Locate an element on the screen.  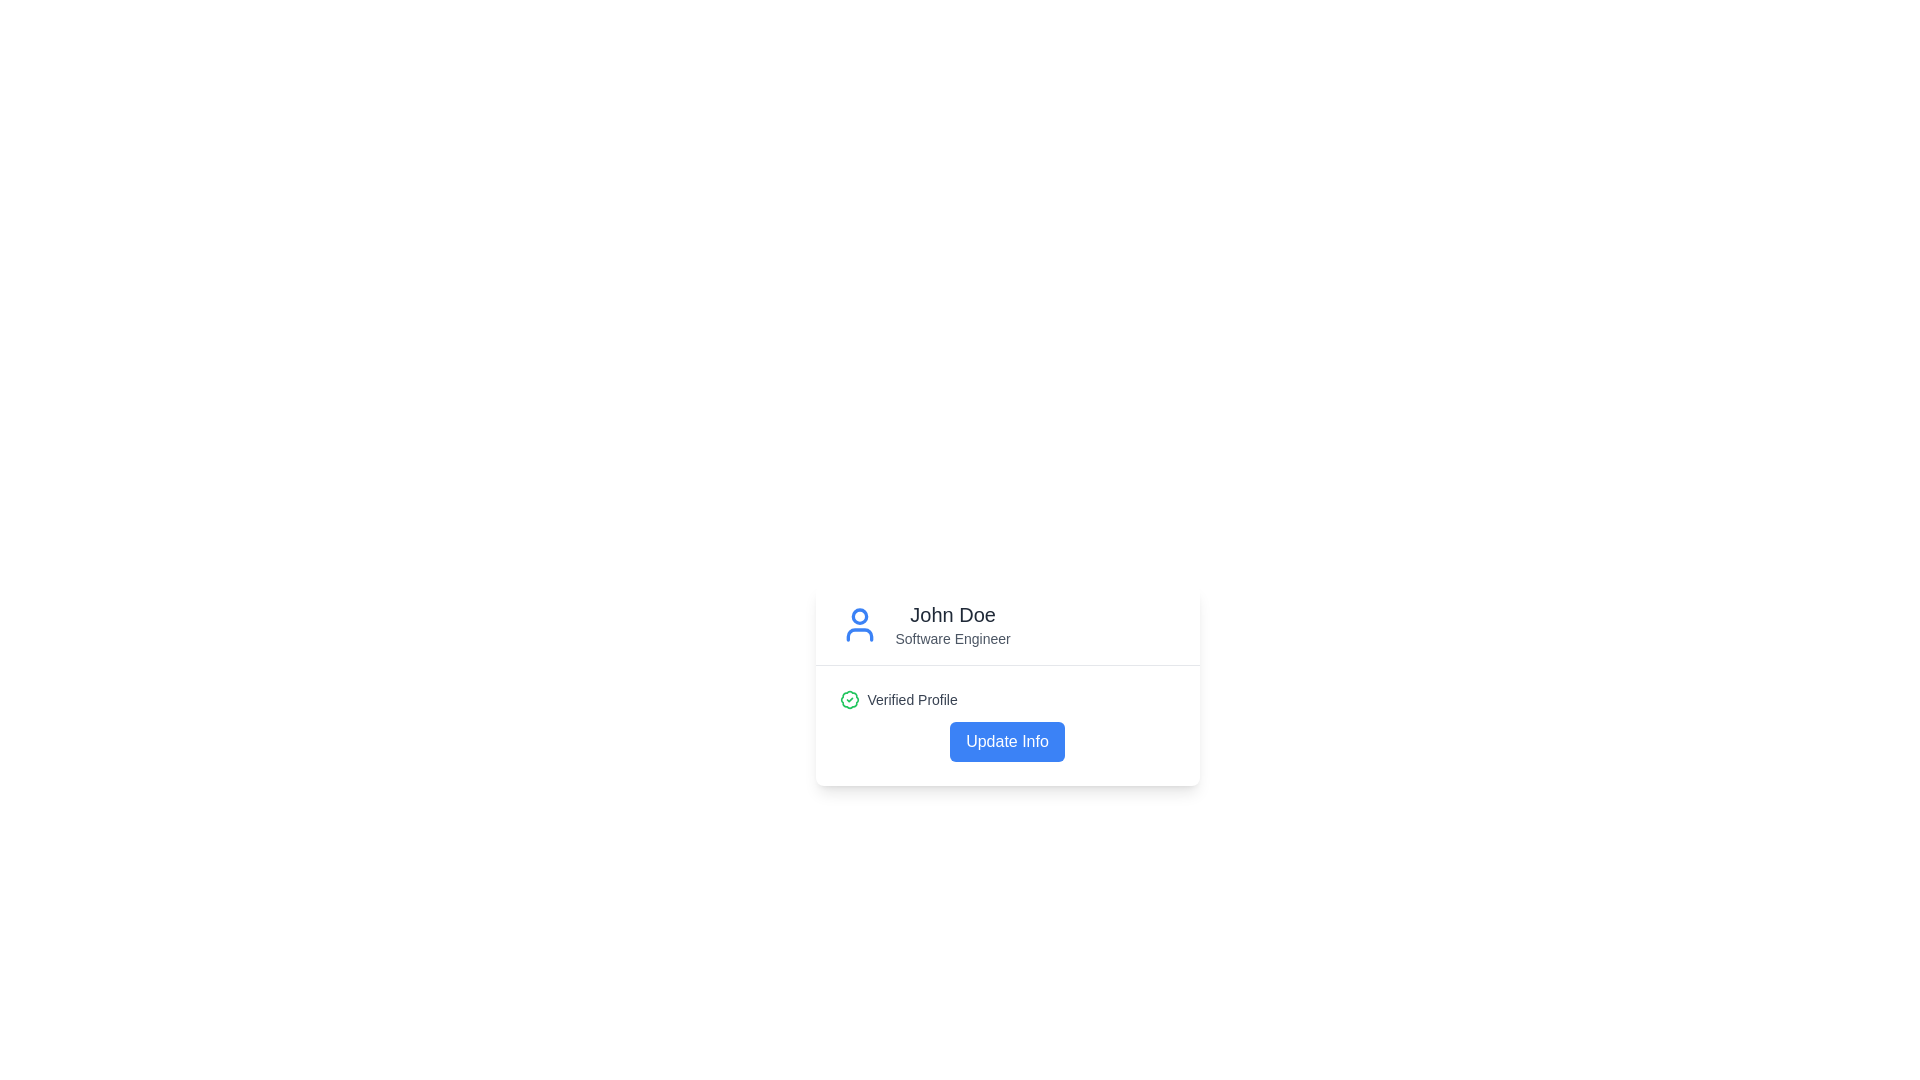
the text label indicating the role 'Software Engineer' located below the name 'John Doe' in the user profile card is located at coordinates (952, 639).